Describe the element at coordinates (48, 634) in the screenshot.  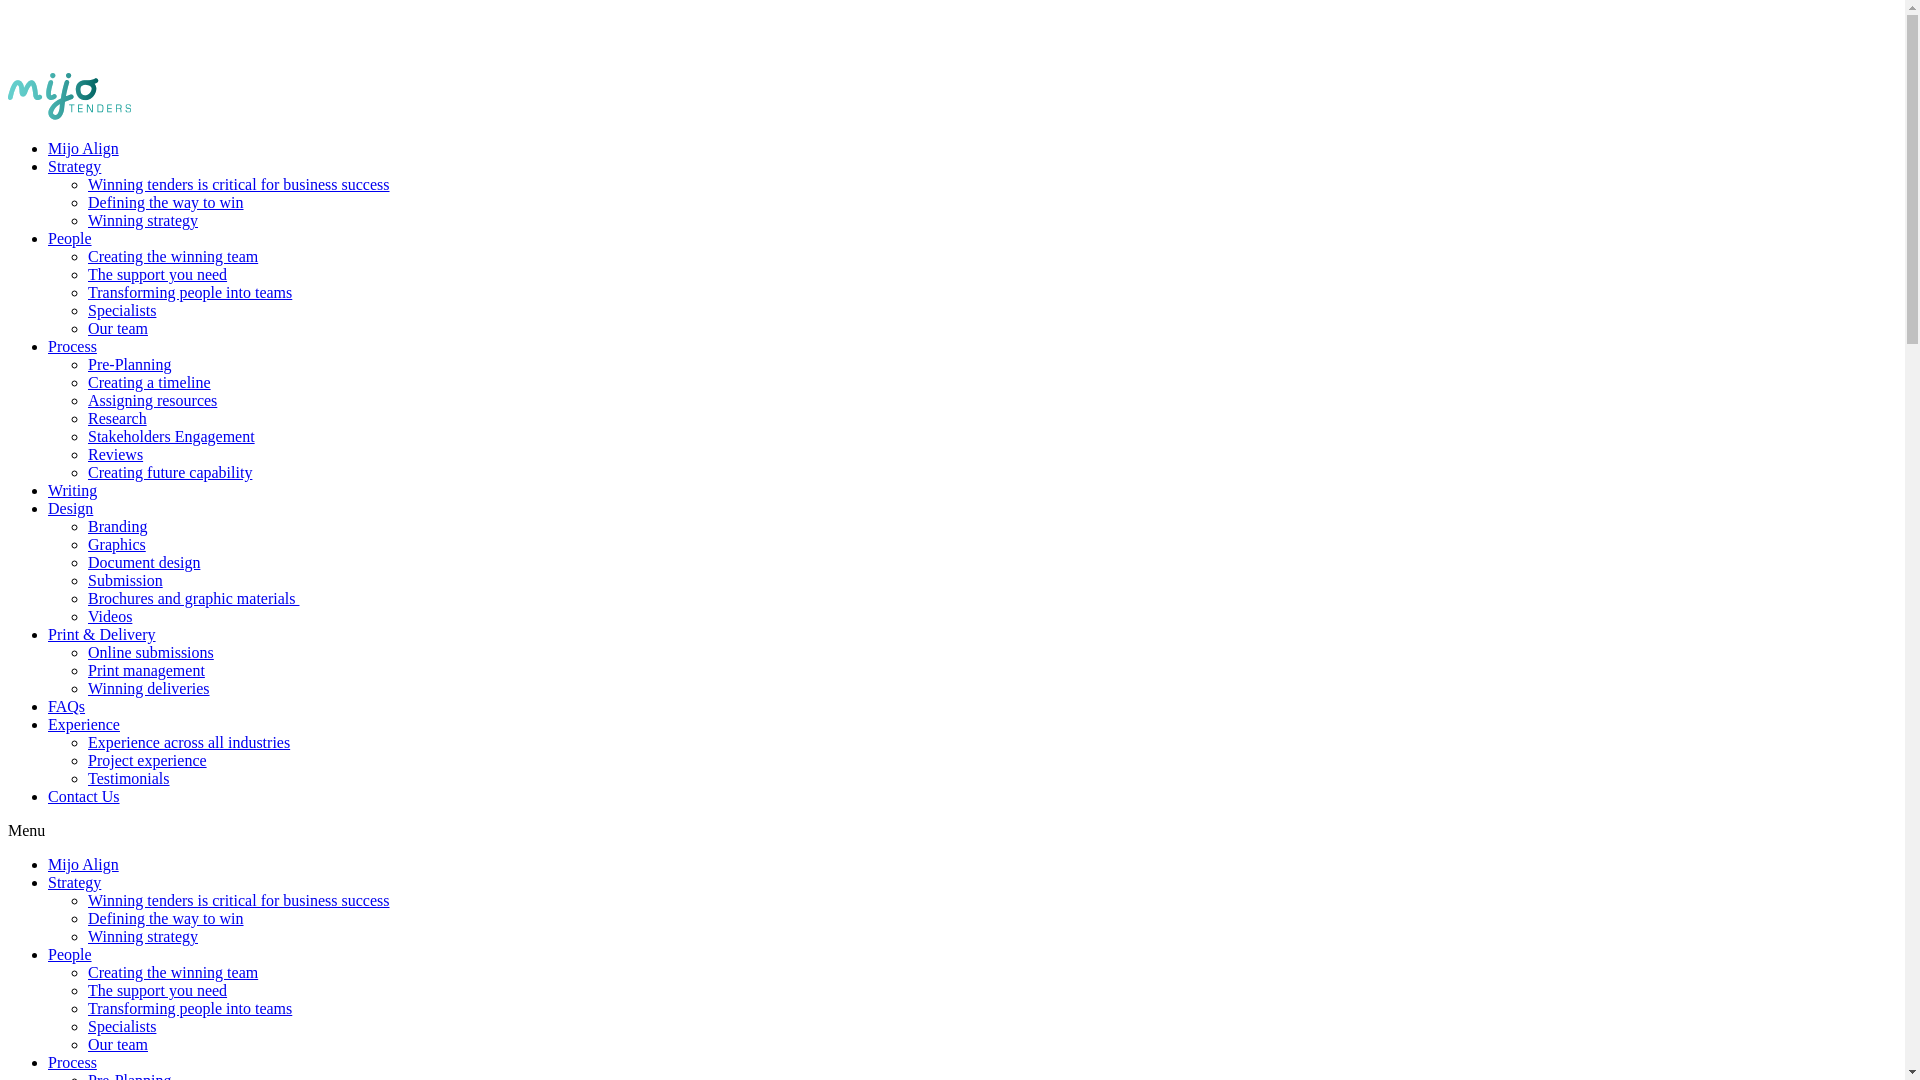
I see `'Print & Delivery'` at that location.